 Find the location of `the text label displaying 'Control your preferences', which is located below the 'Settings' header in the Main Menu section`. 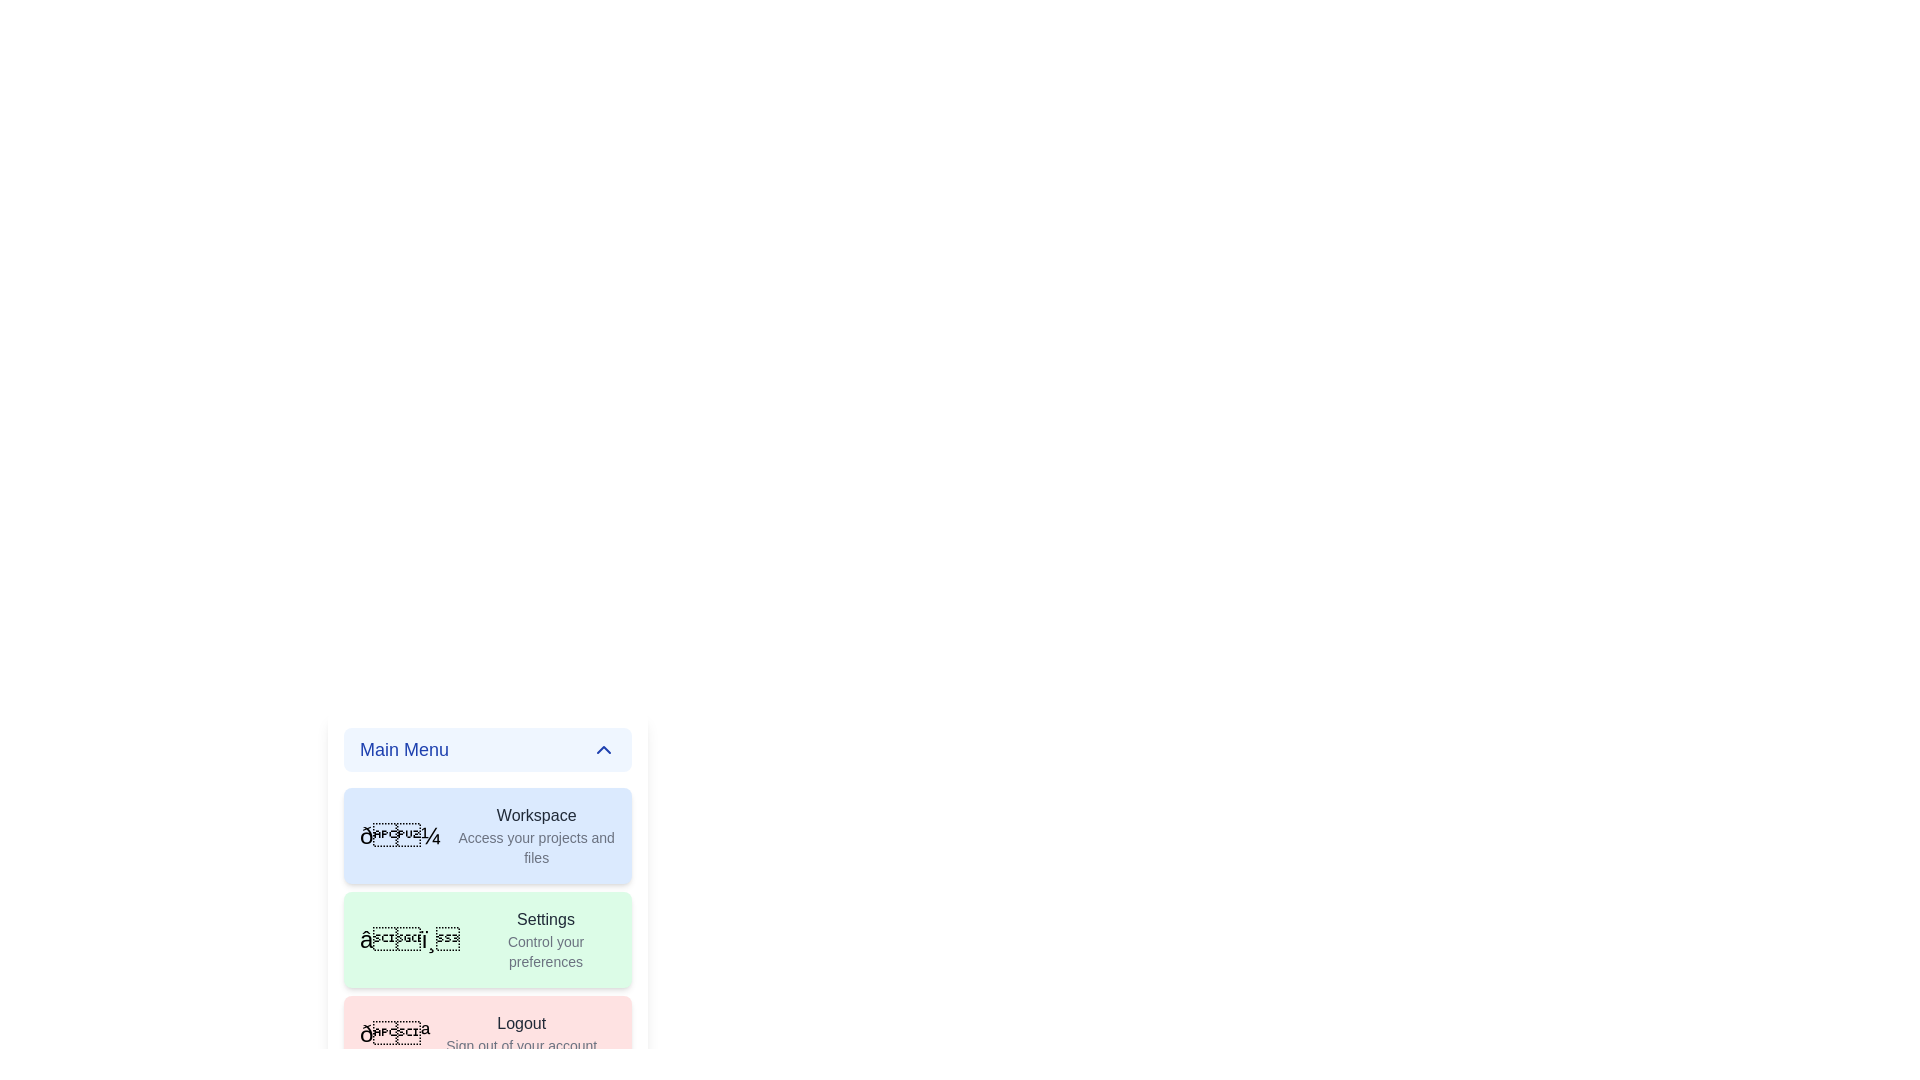

the text label displaying 'Control your preferences', which is located below the 'Settings' header in the Main Menu section is located at coordinates (546, 951).